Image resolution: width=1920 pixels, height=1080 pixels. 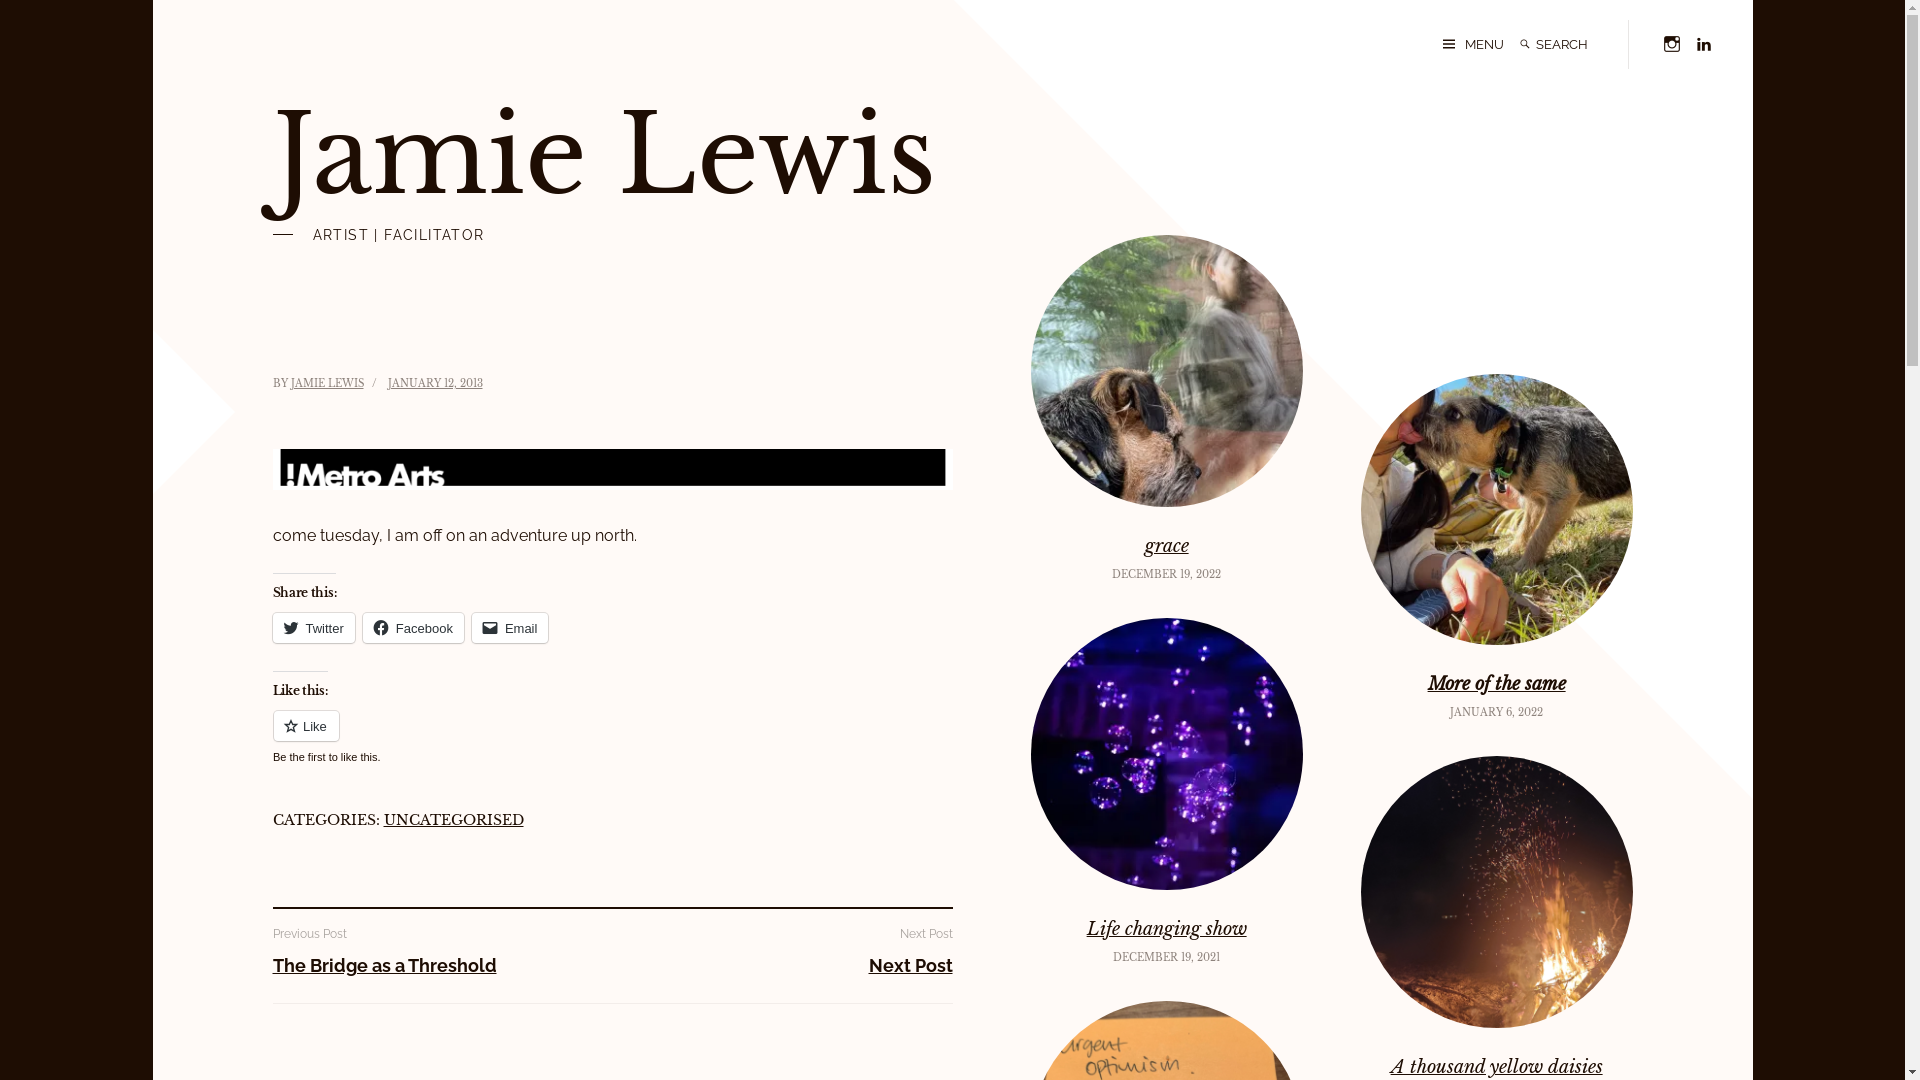 I want to click on 'JANUARY 6, 2022', so click(x=1496, y=711).